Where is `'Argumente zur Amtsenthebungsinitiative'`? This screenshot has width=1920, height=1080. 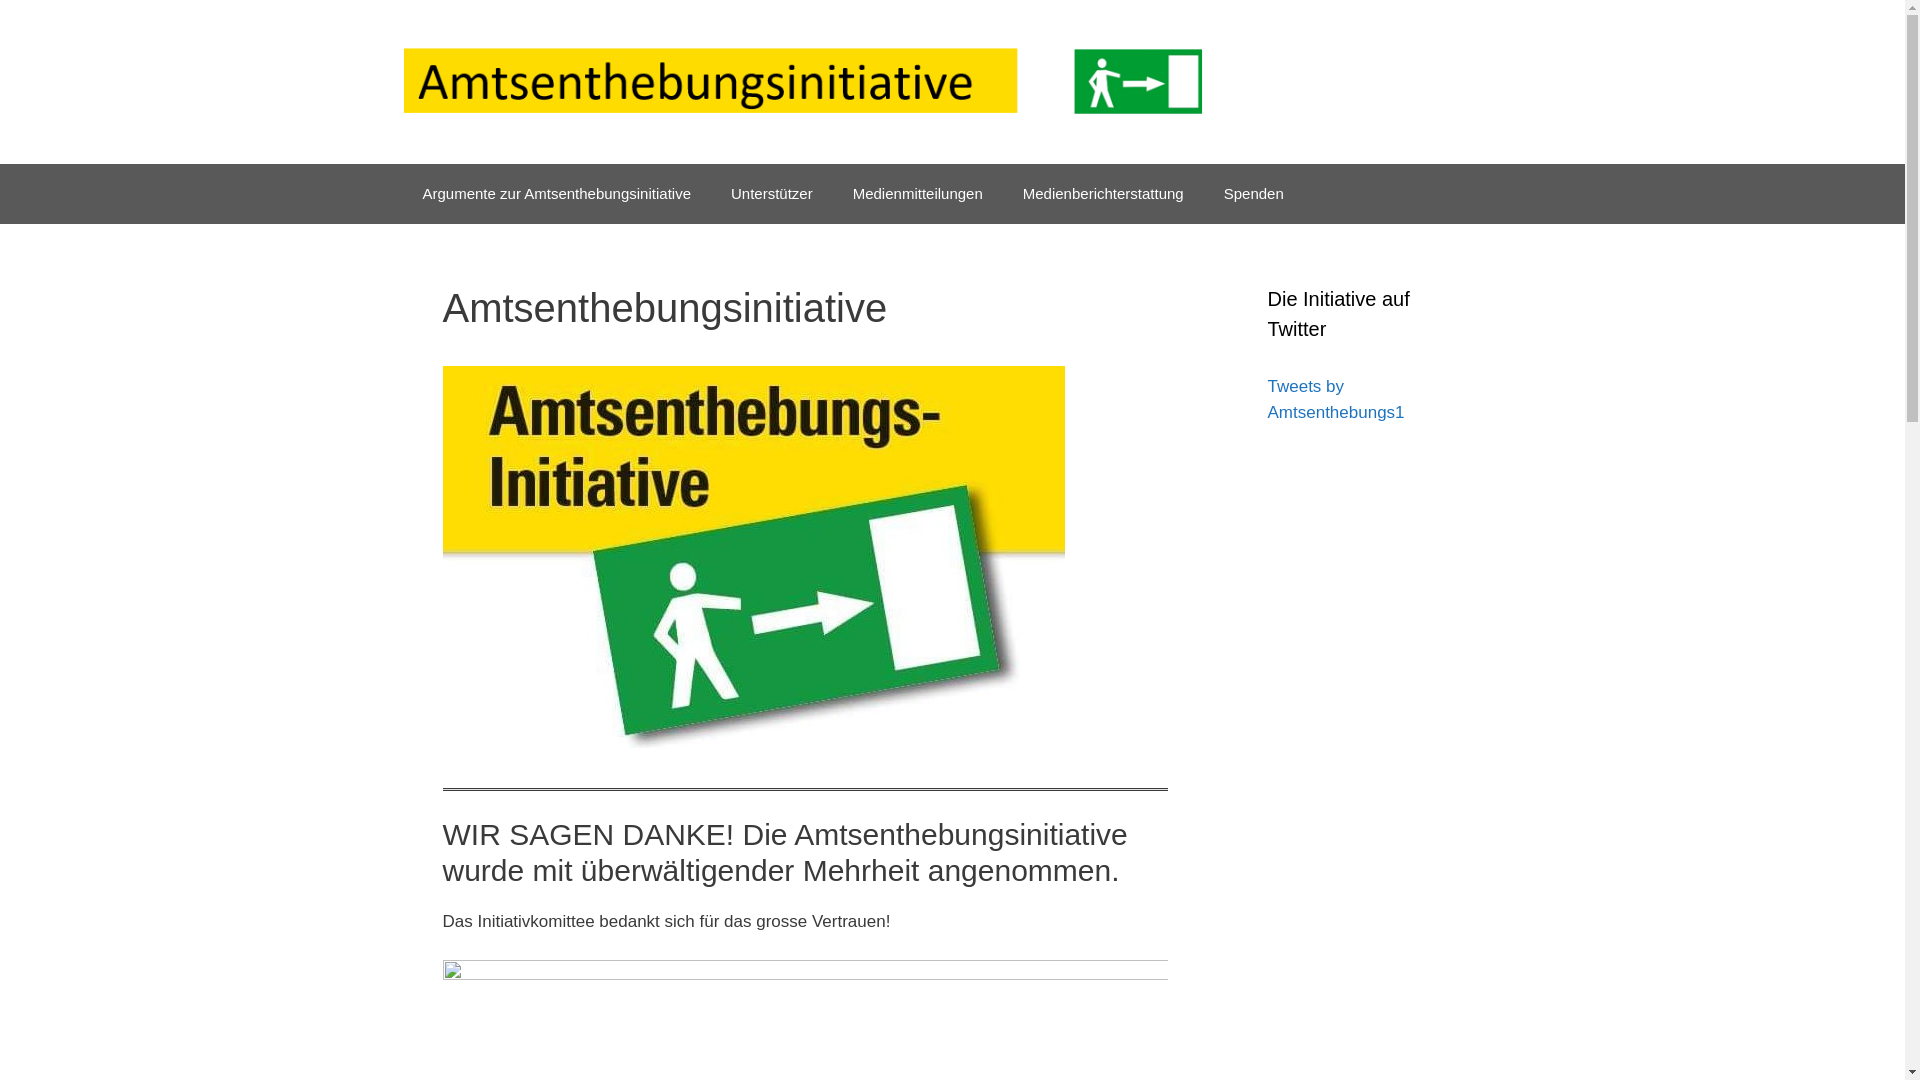 'Argumente zur Amtsenthebungsinitiative' is located at coordinates (556, 193).